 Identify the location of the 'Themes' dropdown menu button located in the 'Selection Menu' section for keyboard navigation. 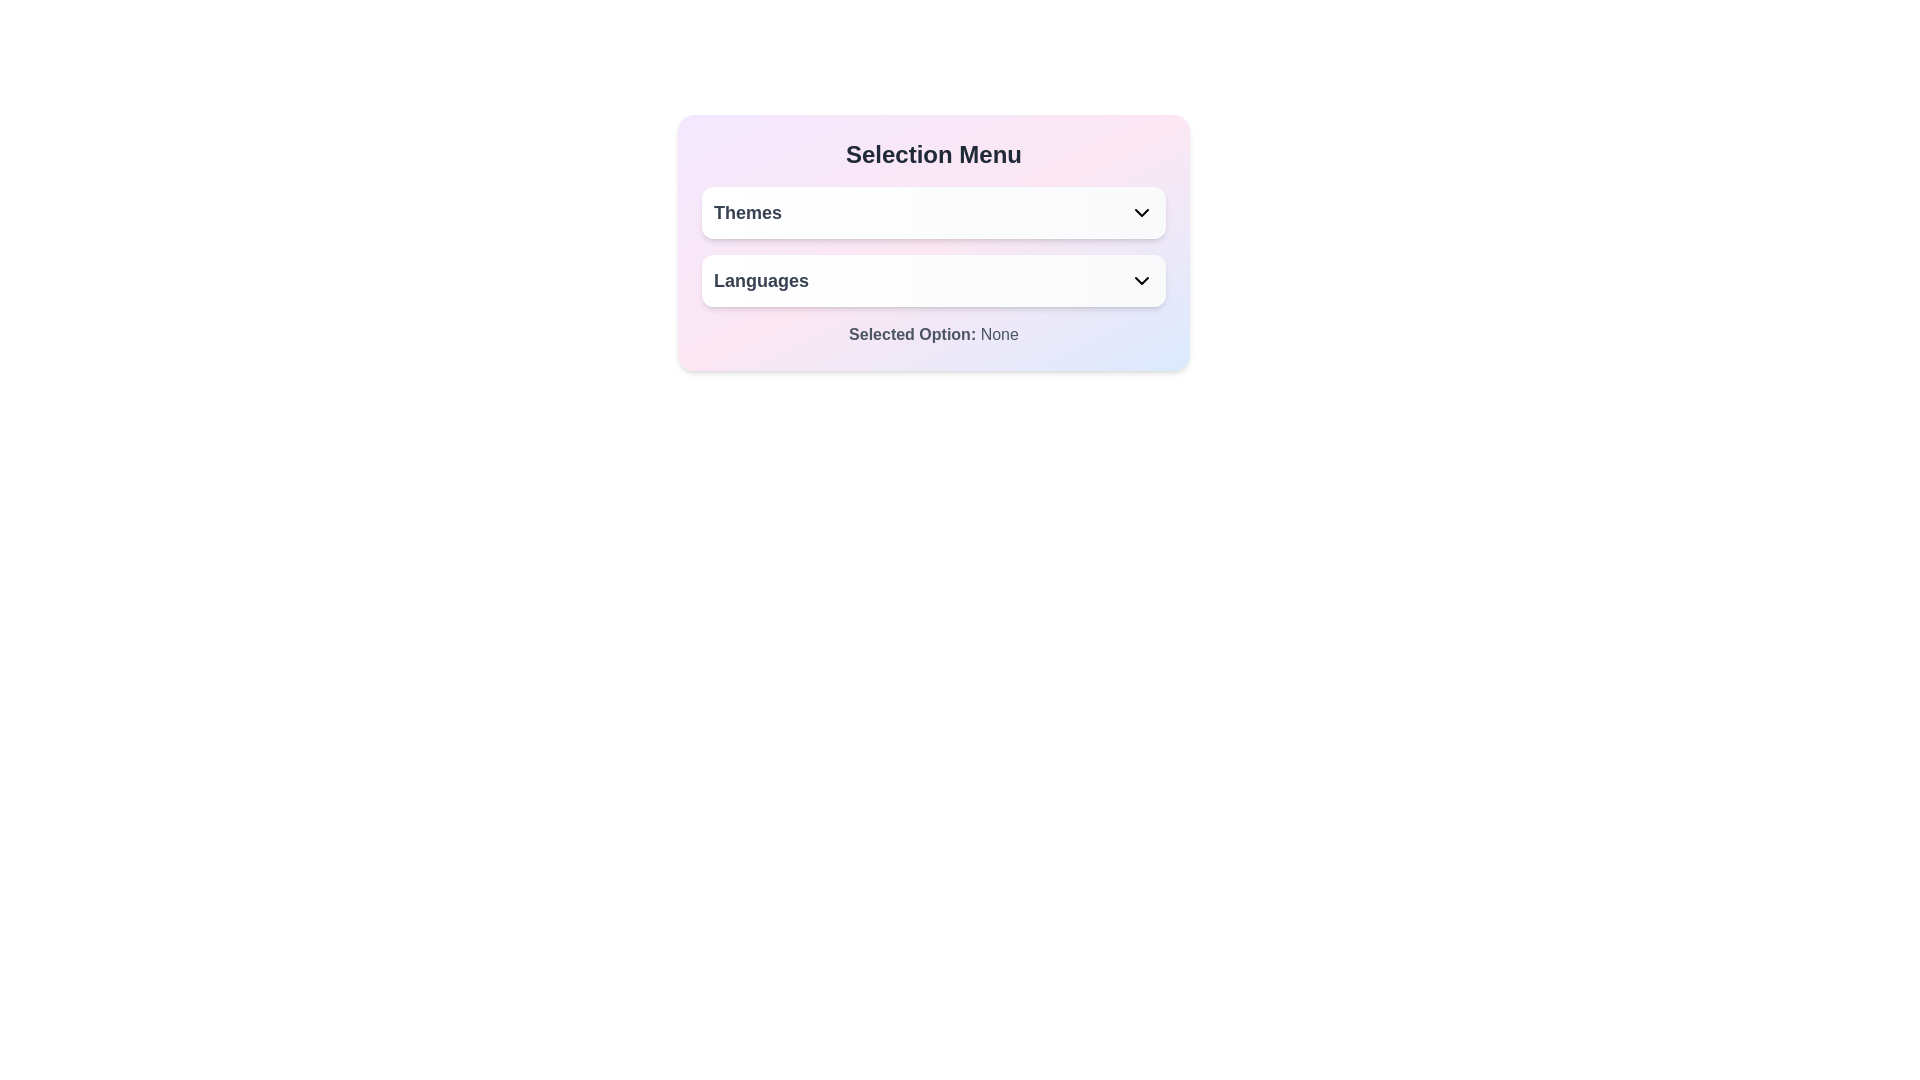
(933, 212).